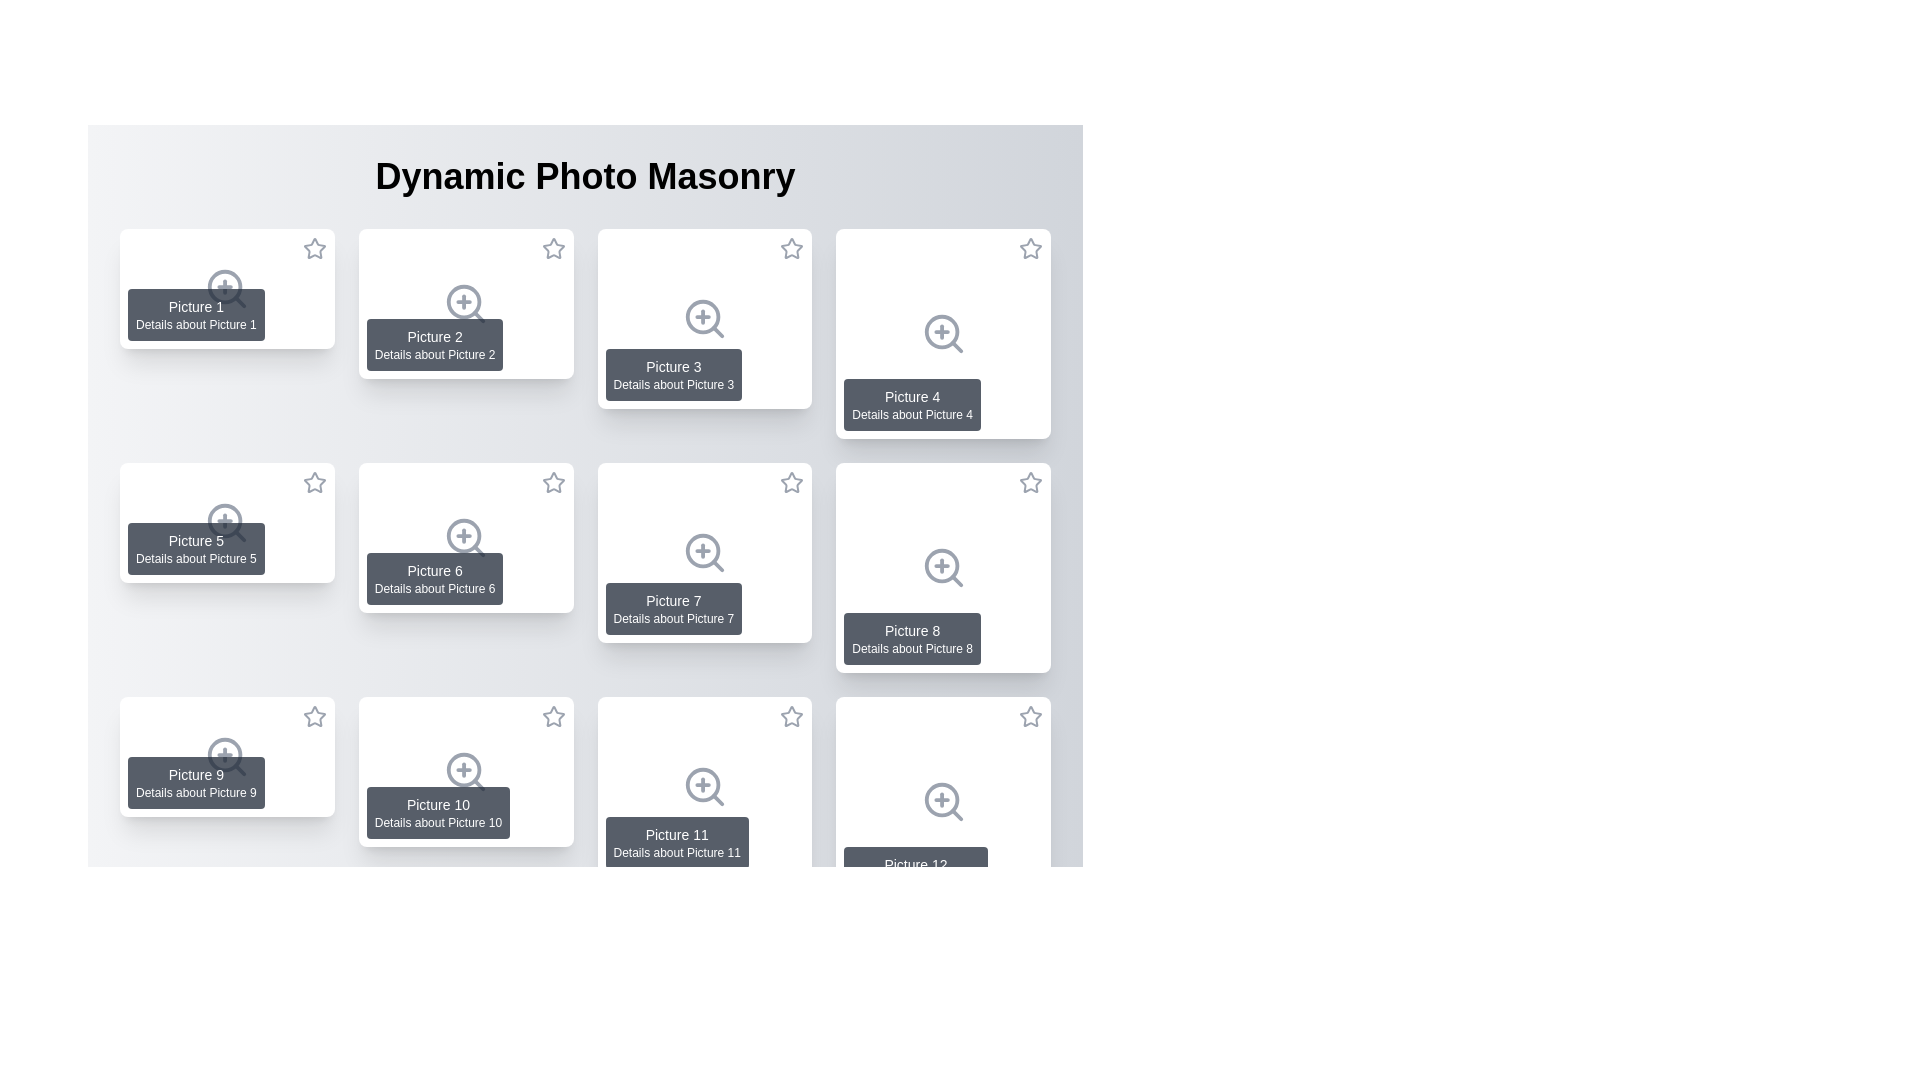  Describe the element at coordinates (704, 552) in the screenshot. I see `the zoom-in icon (magnifying glass with a plus symbol) located at the center of the card labeled 'Picture 7'` at that location.